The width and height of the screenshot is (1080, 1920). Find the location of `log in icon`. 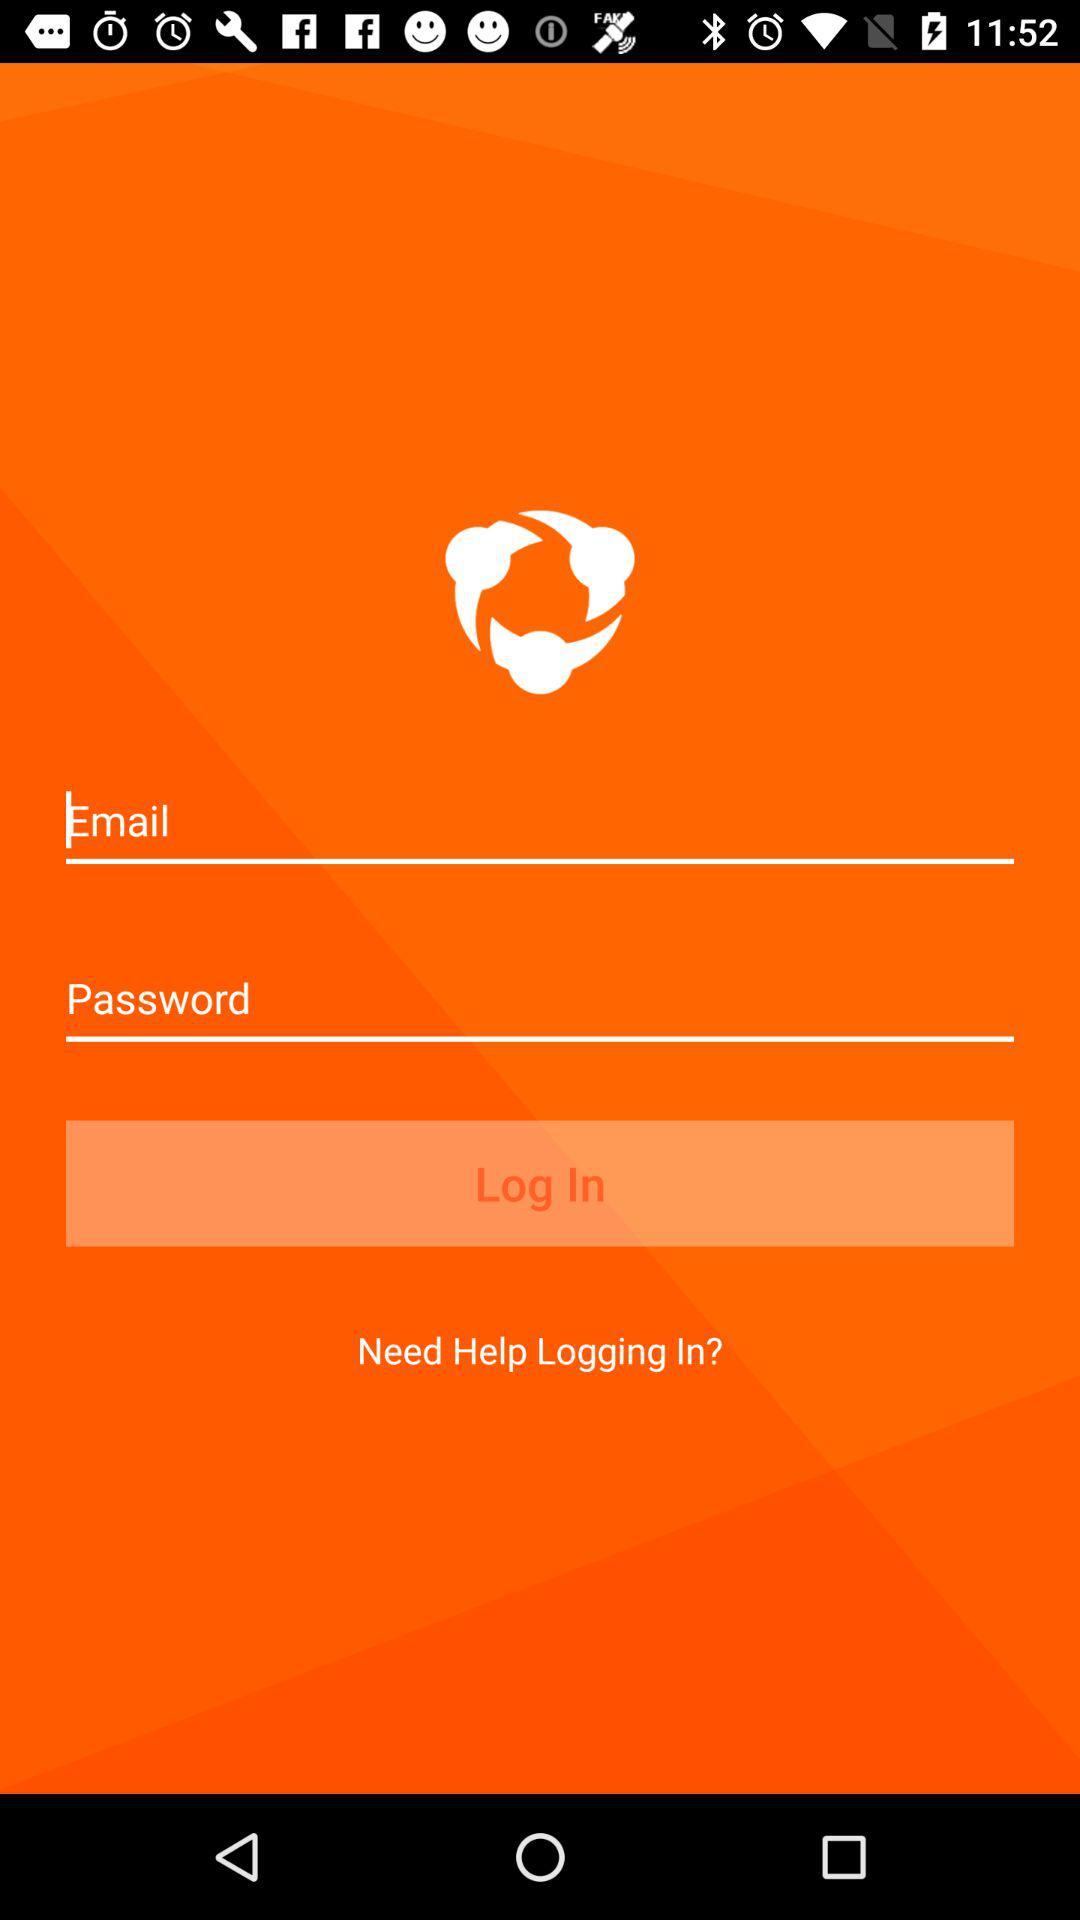

log in icon is located at coordinates (540, 1183).